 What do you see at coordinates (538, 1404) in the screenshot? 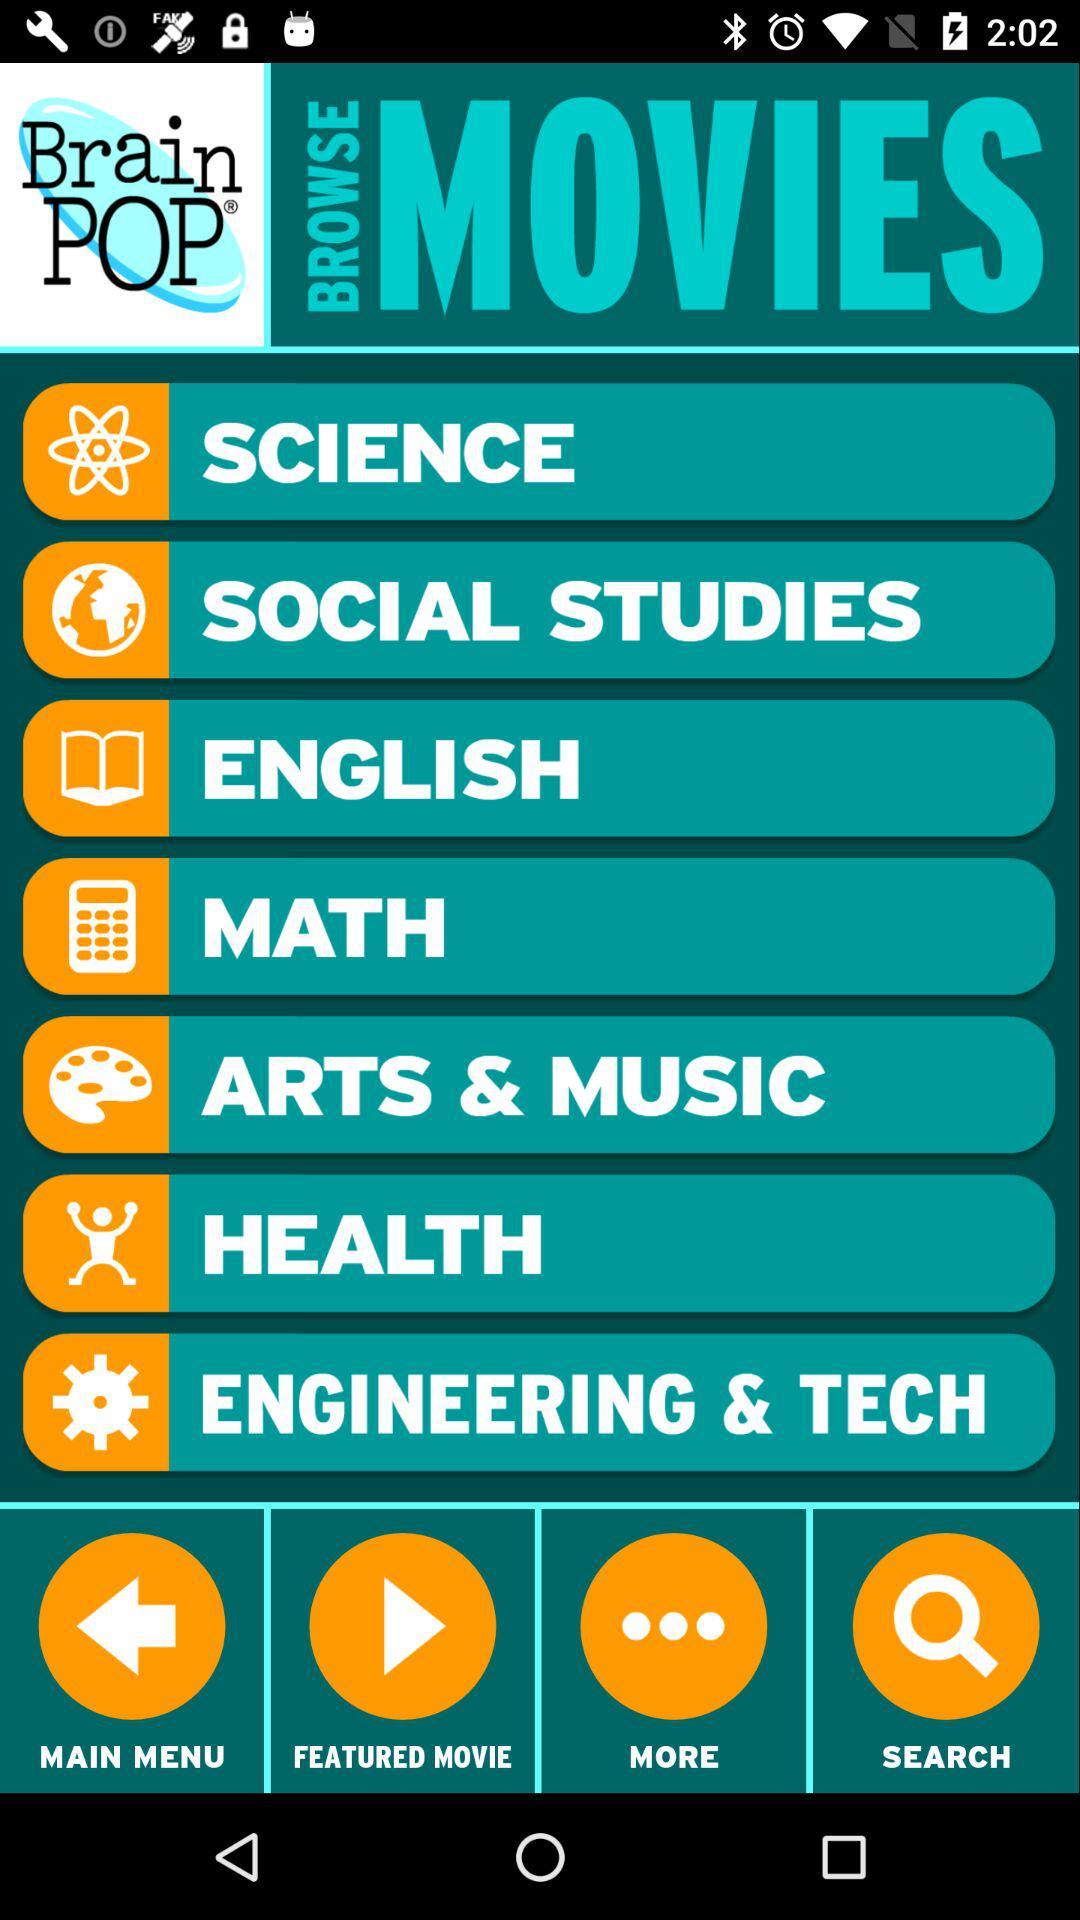
I see `a flashing bar to select movie catagory` at bounding box center [538, 1404].